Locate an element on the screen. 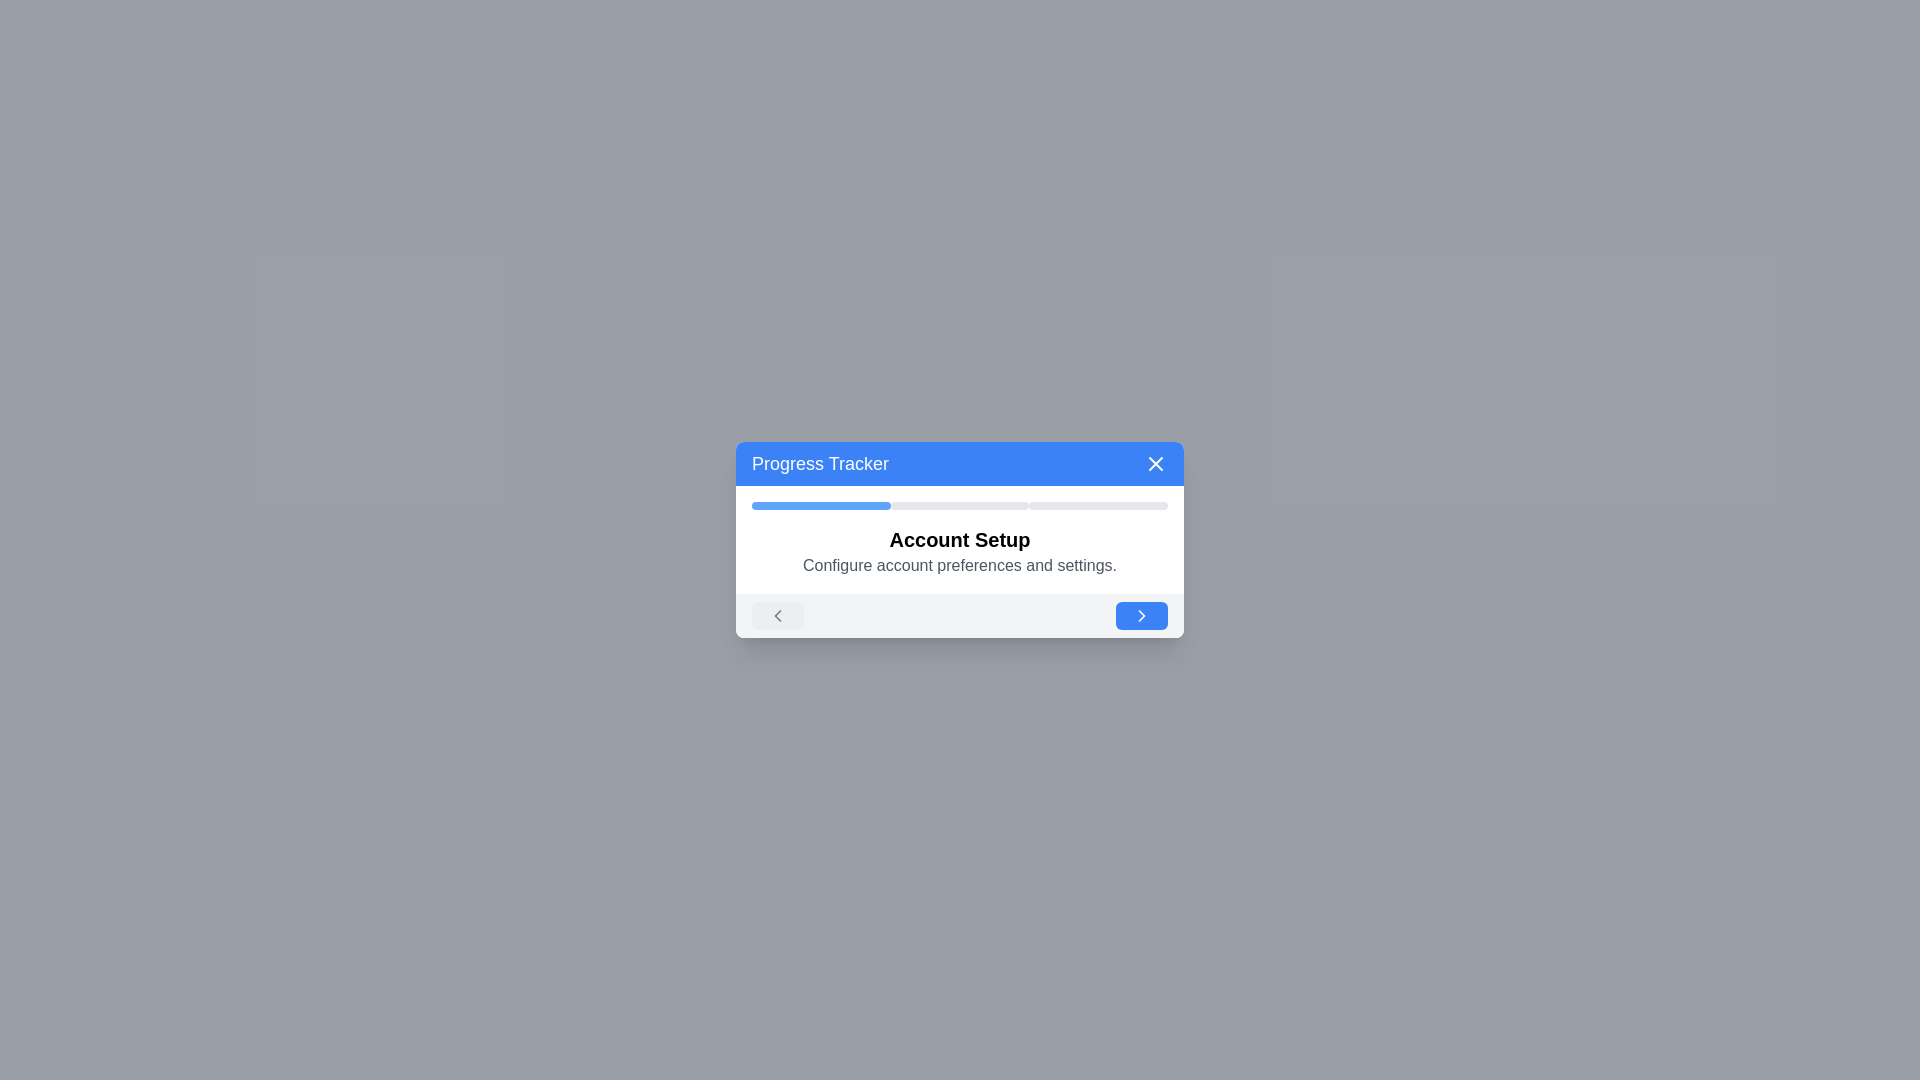 Image resolution: width=1920 pixels, height=1080 pixels. the forward action arrow icon styled as a chevron pointing to the right, located within a blue button at the bottom right corner of the modal dialog is located at coordinates (1142, 615).